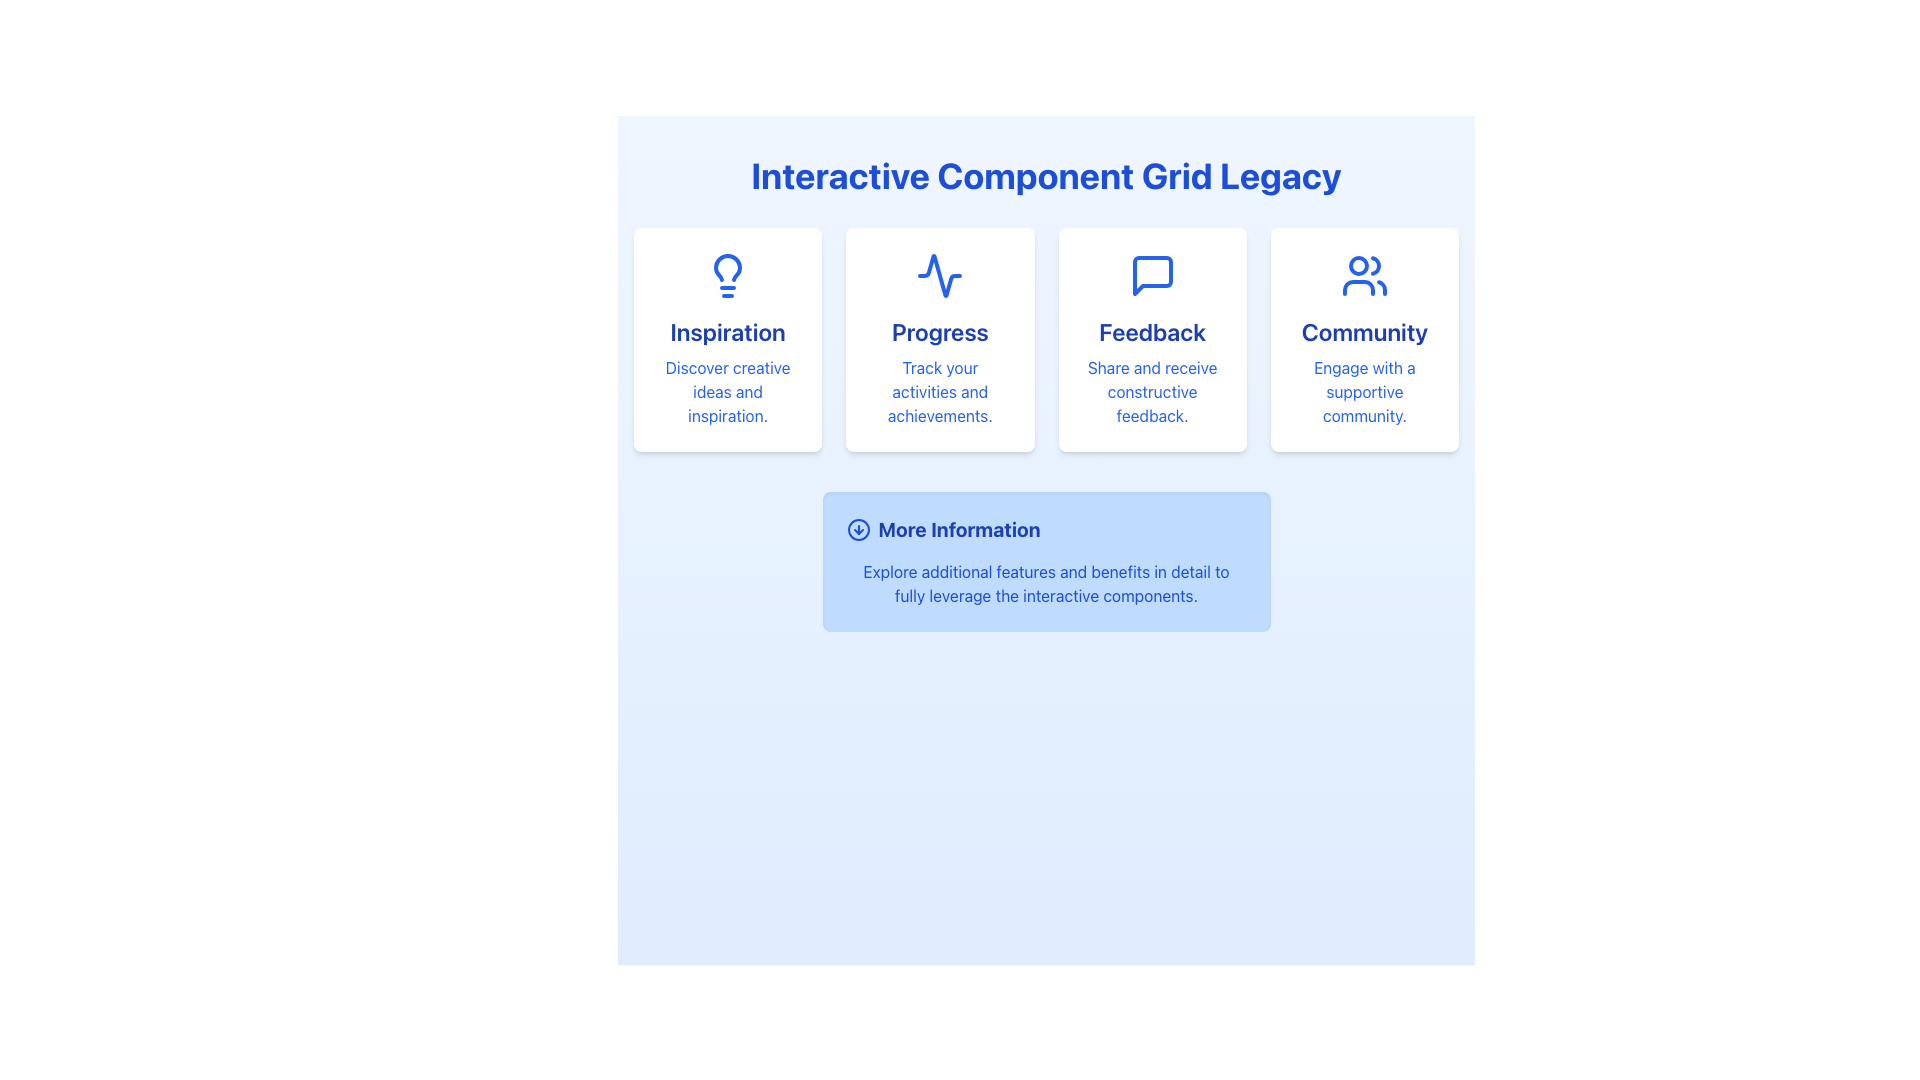  I want to click on text 'Inspiration' displayed in a bold, large blue font, which is positioned in the top-left card of a four-card grid, above the descriptive text, so click(727, 330).